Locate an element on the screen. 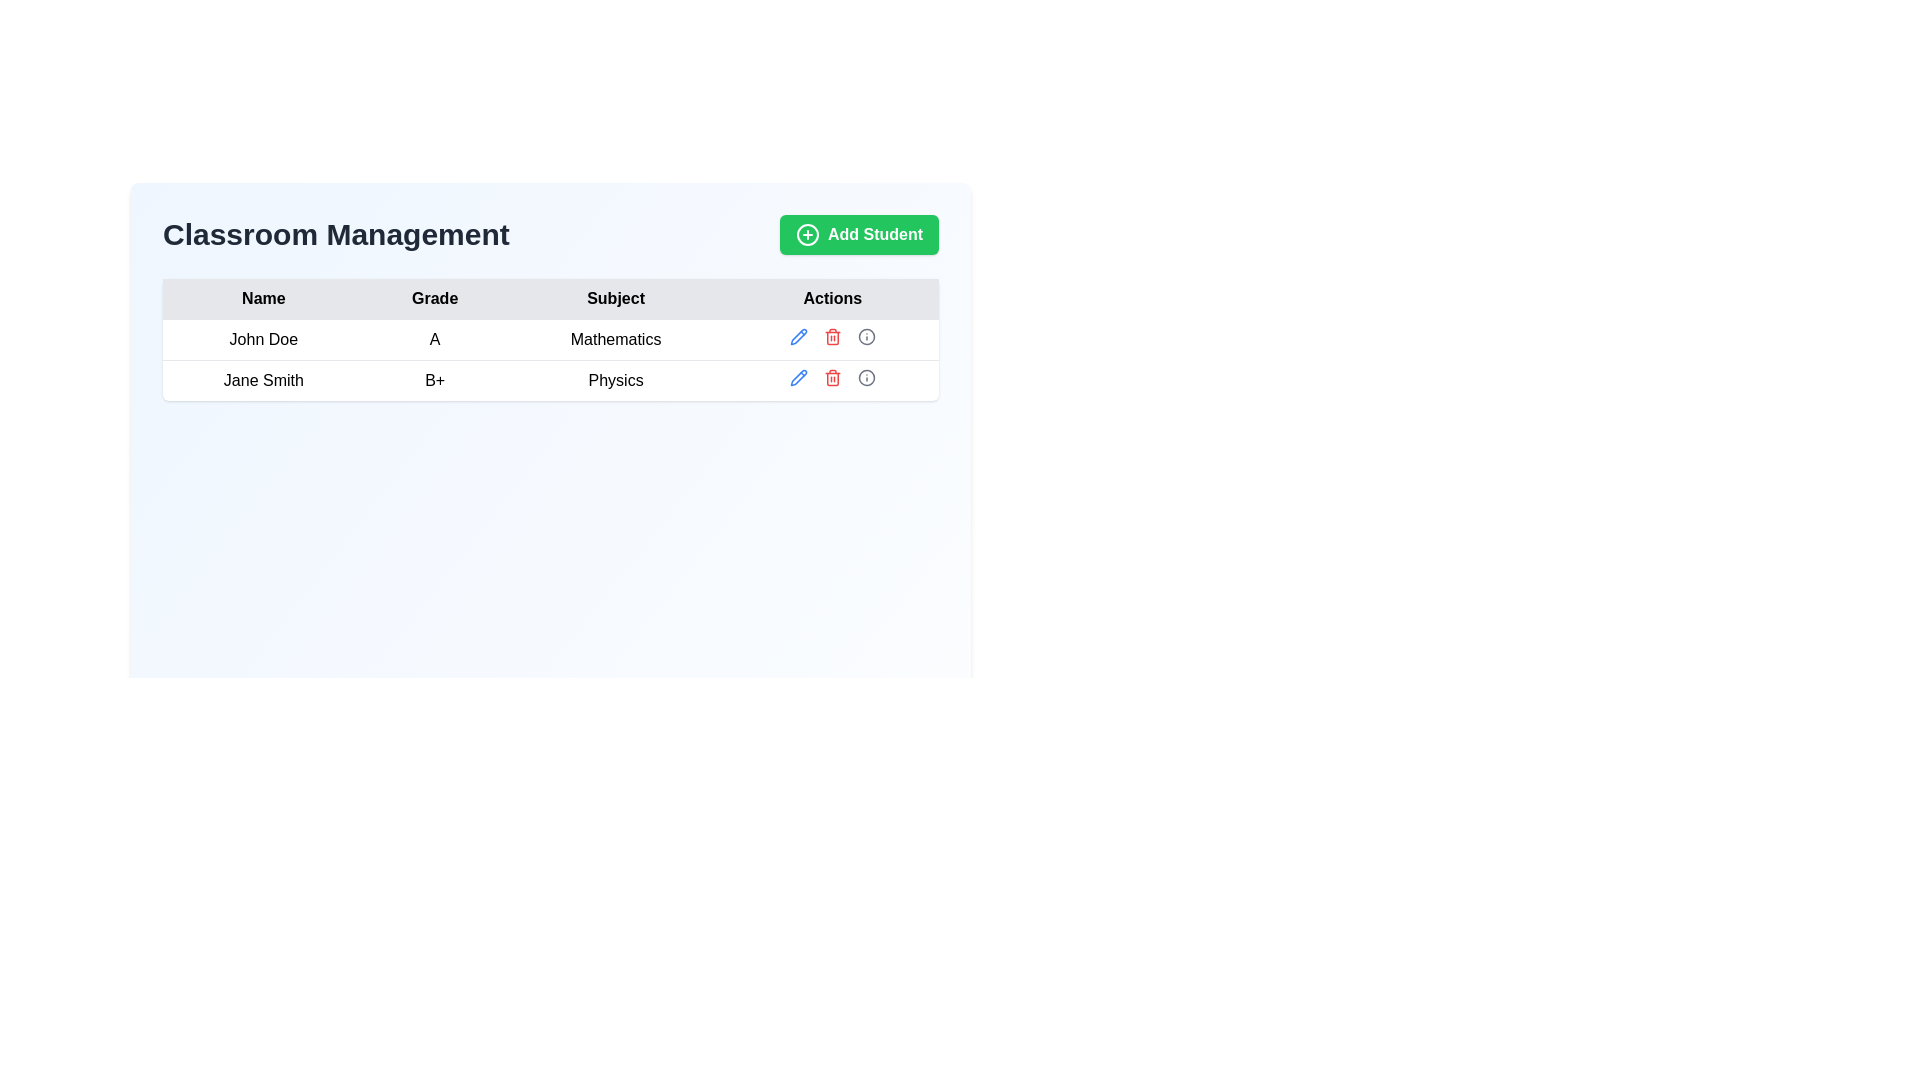 This screenshot has width=1920, height=1080. the fourth column header of the table, which indicates the type of actions available for each row is located at coordinates (832, 299).